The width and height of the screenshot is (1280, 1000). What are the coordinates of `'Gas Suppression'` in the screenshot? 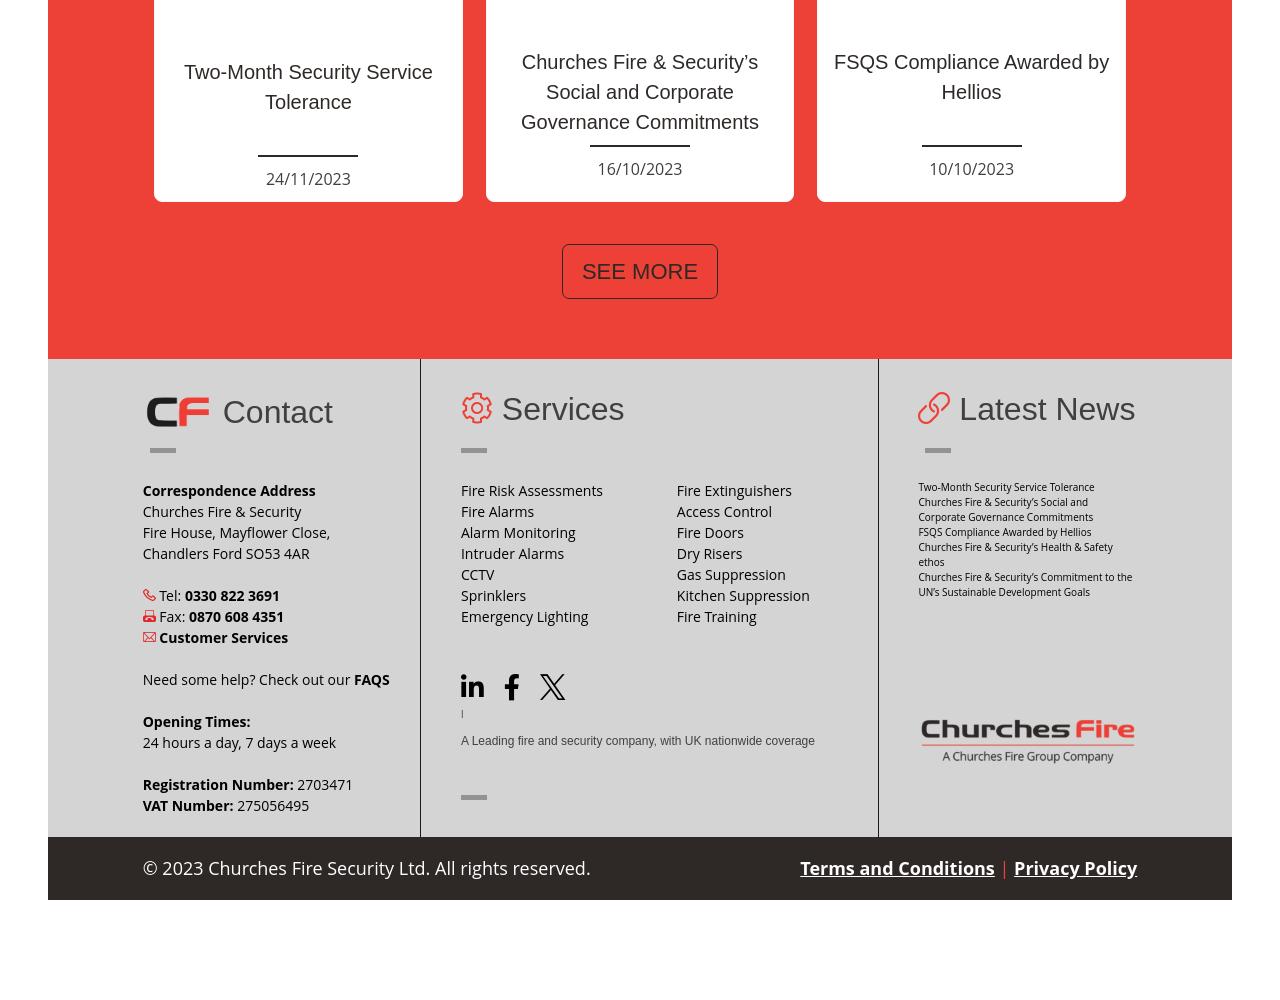 It's located at (729, 572).